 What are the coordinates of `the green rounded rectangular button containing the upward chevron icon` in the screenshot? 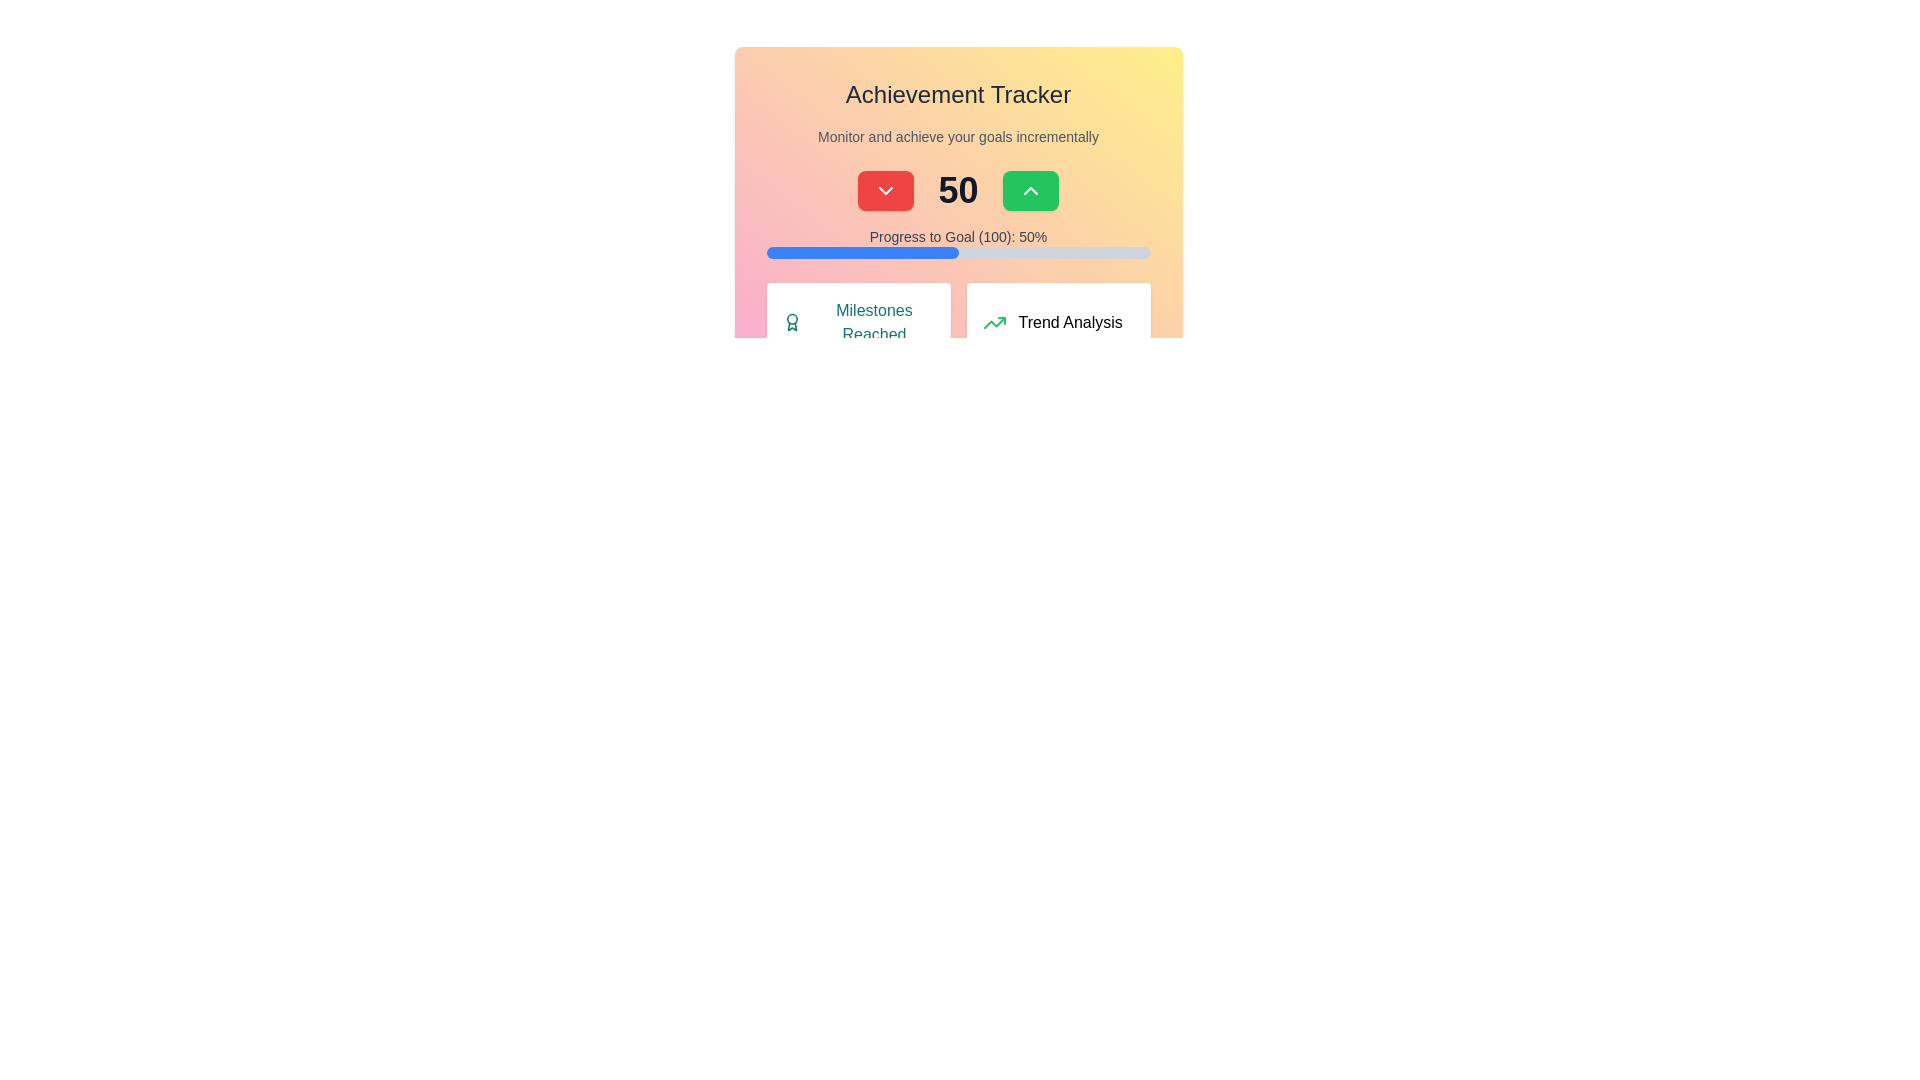 It's located at (1030, 191).